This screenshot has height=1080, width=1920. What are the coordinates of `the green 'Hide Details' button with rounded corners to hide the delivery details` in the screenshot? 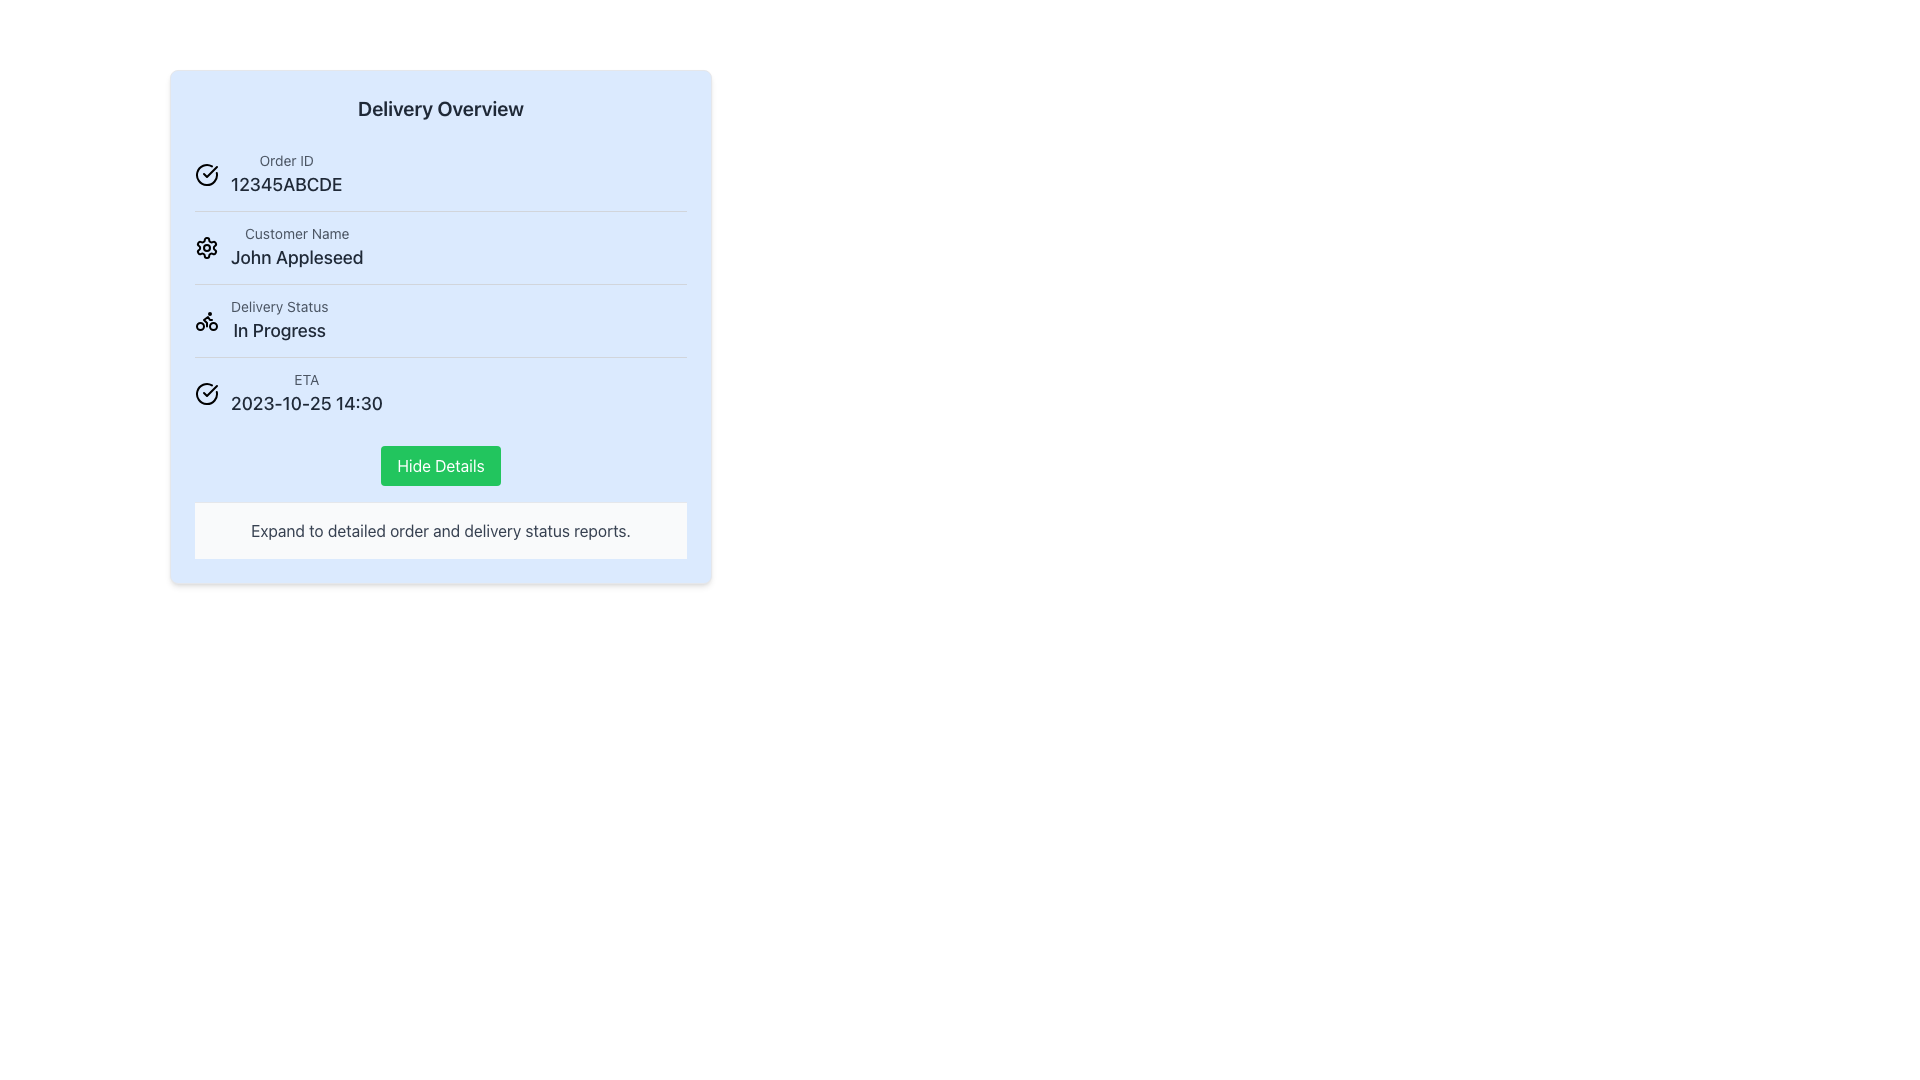 It's located at (440, 466).